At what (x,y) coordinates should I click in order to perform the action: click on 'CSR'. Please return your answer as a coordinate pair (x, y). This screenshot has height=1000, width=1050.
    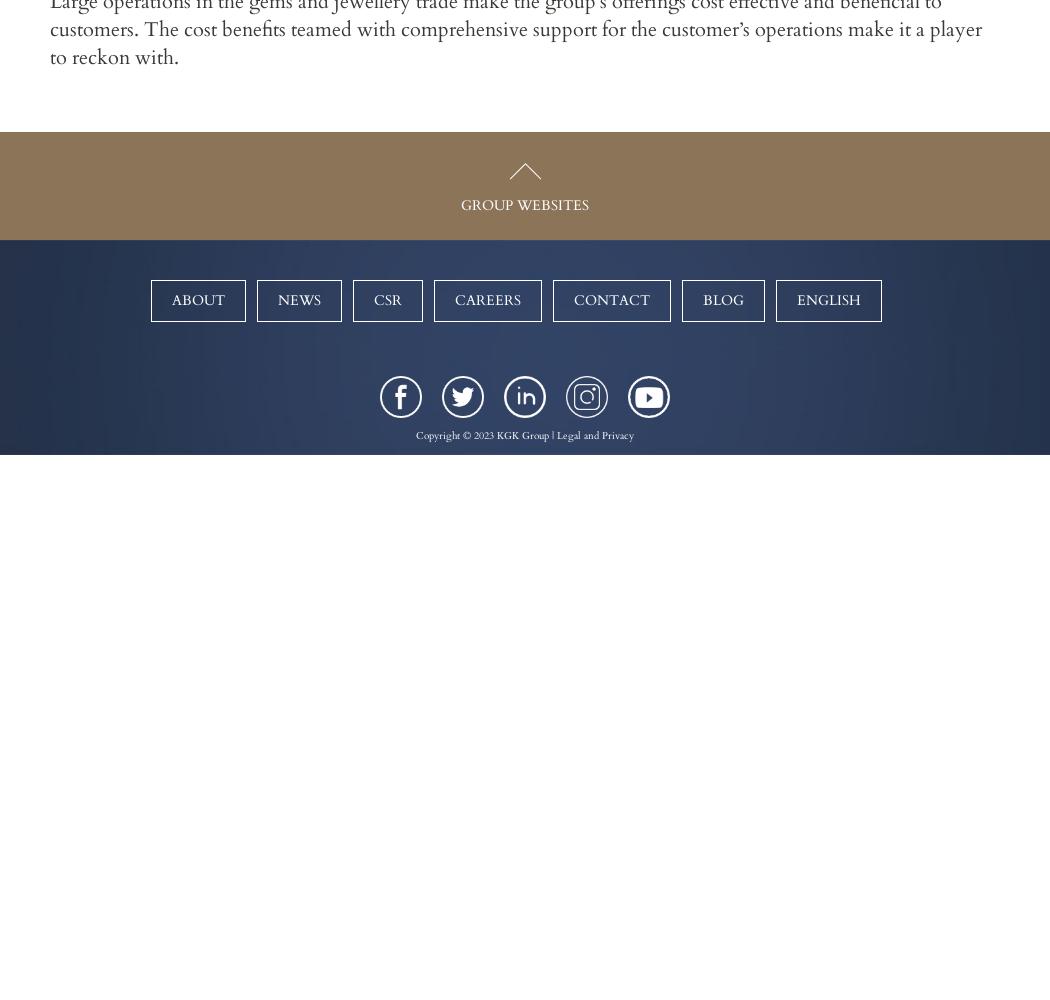
    Looking at the image, I should click on (387, 299).